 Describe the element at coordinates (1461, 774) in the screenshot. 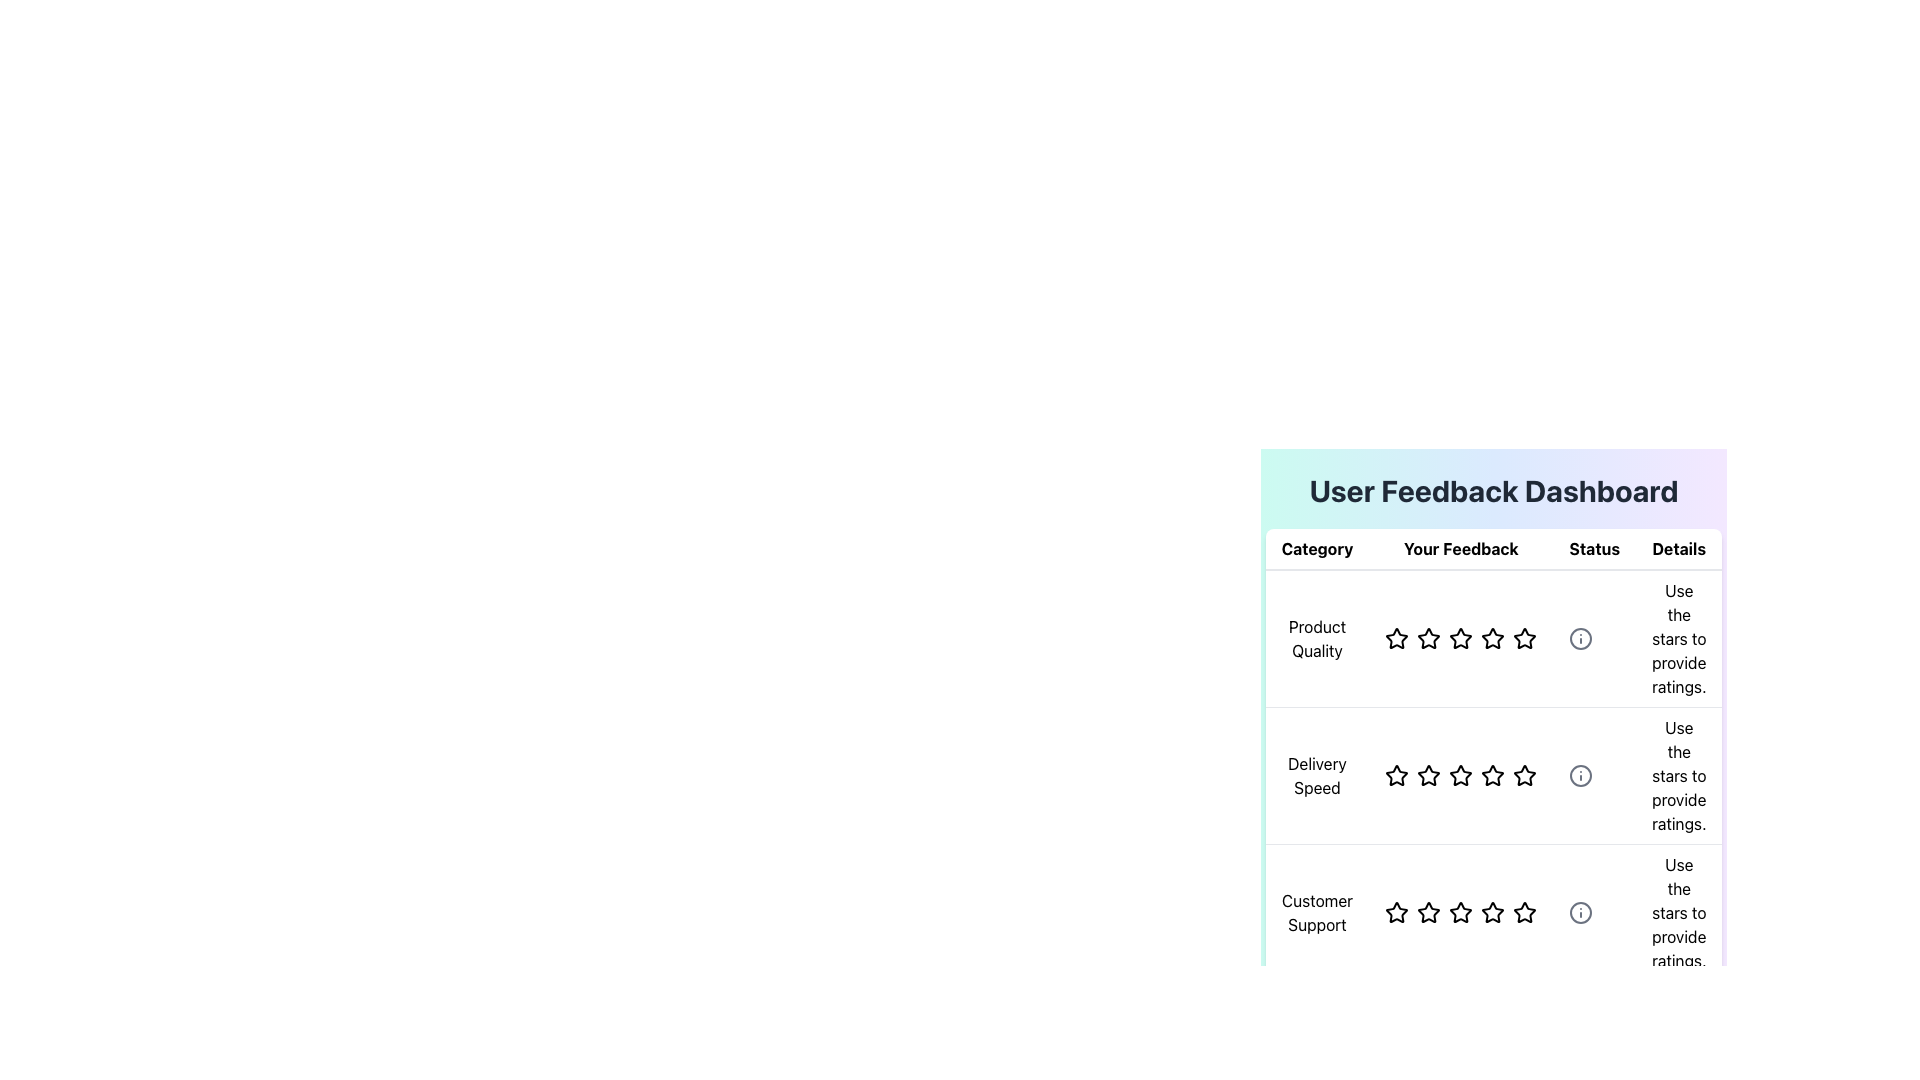

I see `the third star in the second row of the 'Delivery Speed' feedback section` at that location.